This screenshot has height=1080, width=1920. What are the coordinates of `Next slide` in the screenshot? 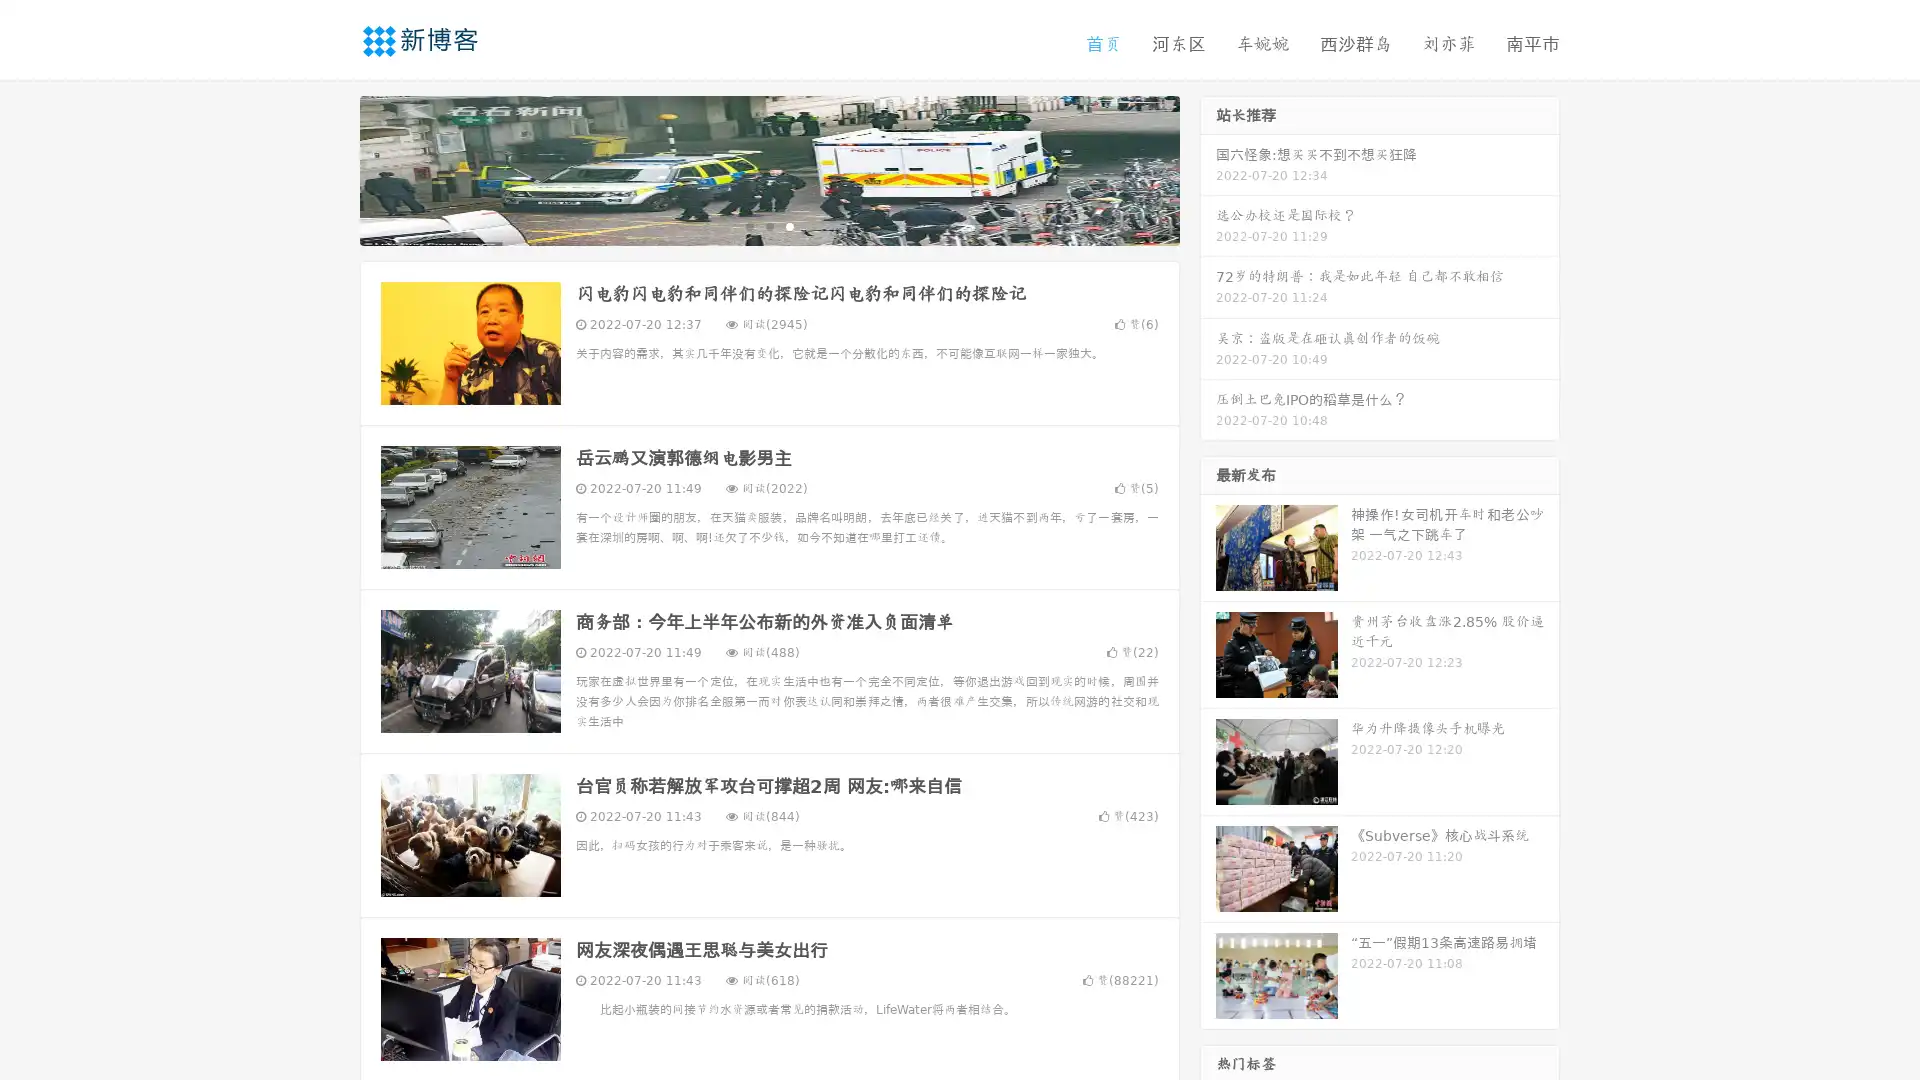 It's located at (1208, 168).